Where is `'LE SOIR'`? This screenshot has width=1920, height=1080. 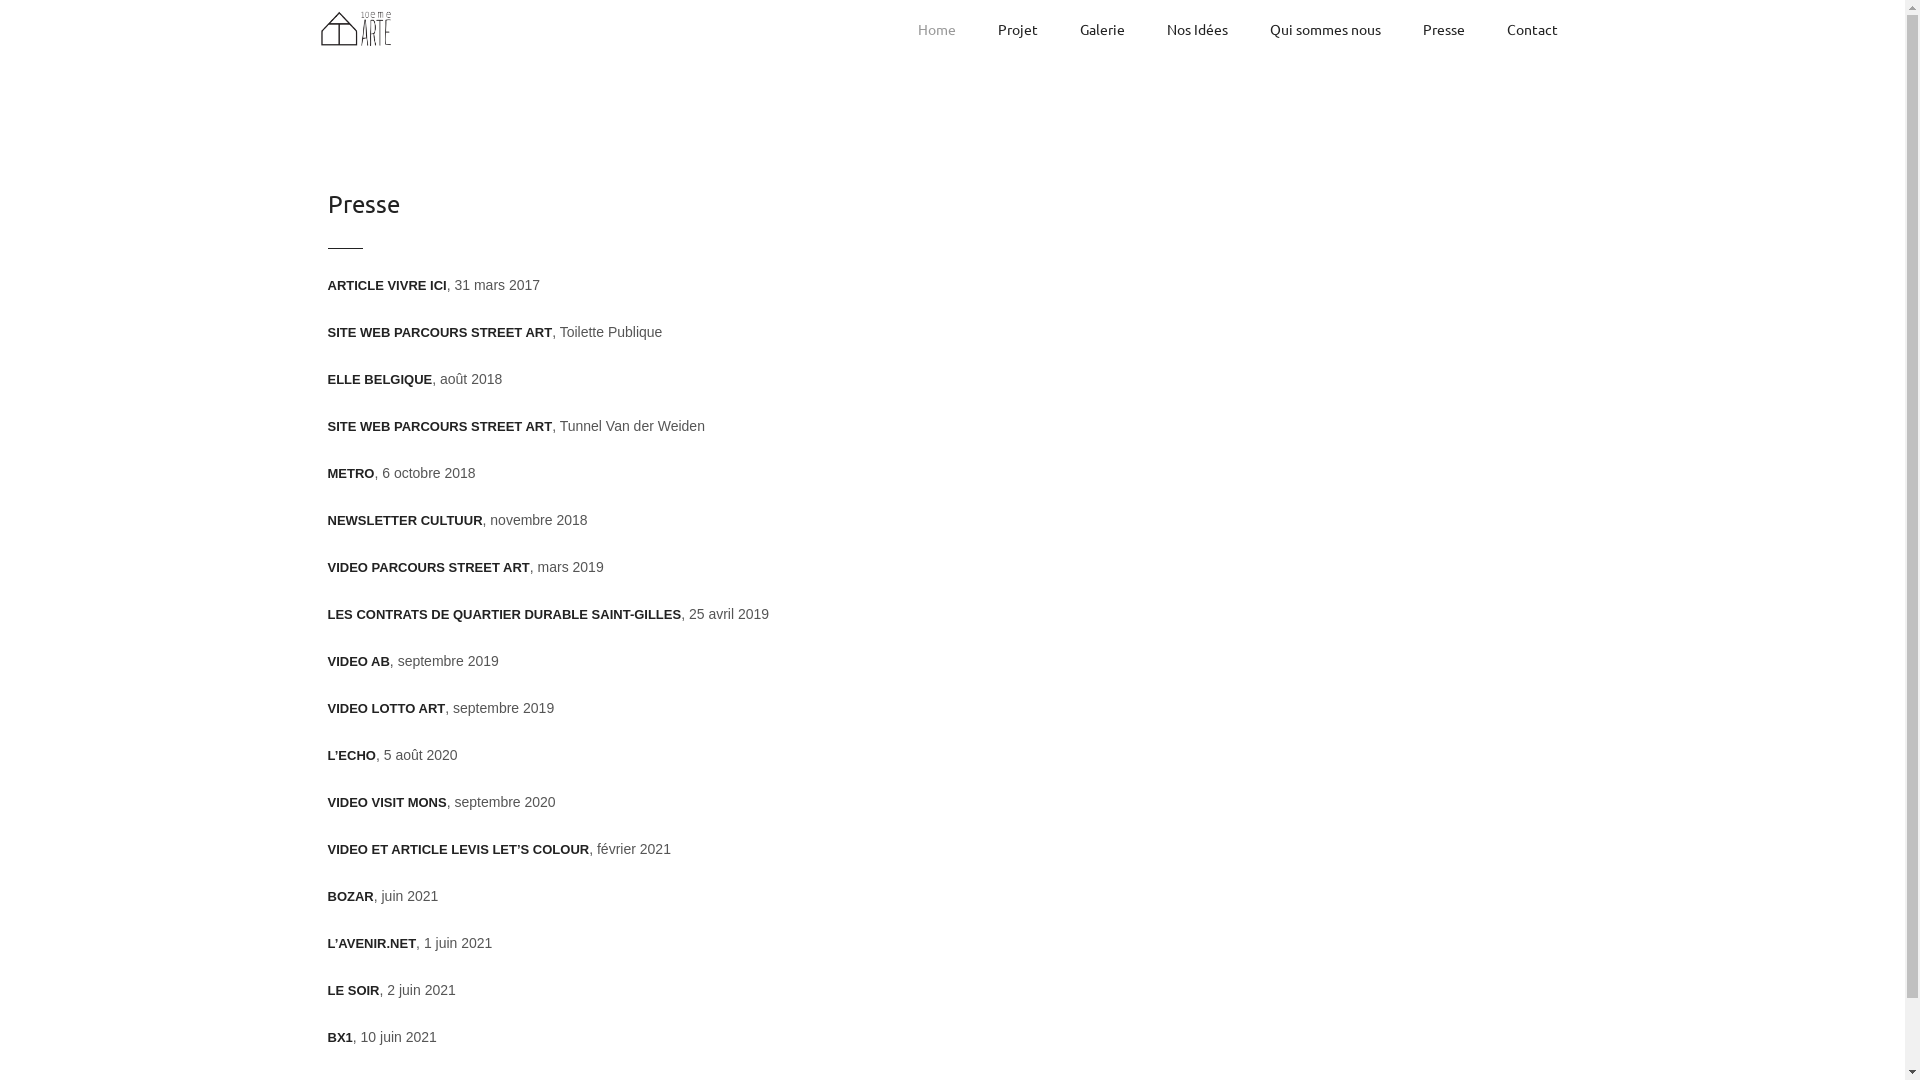
'LE SOIR' is located at coordinates (354, 990).